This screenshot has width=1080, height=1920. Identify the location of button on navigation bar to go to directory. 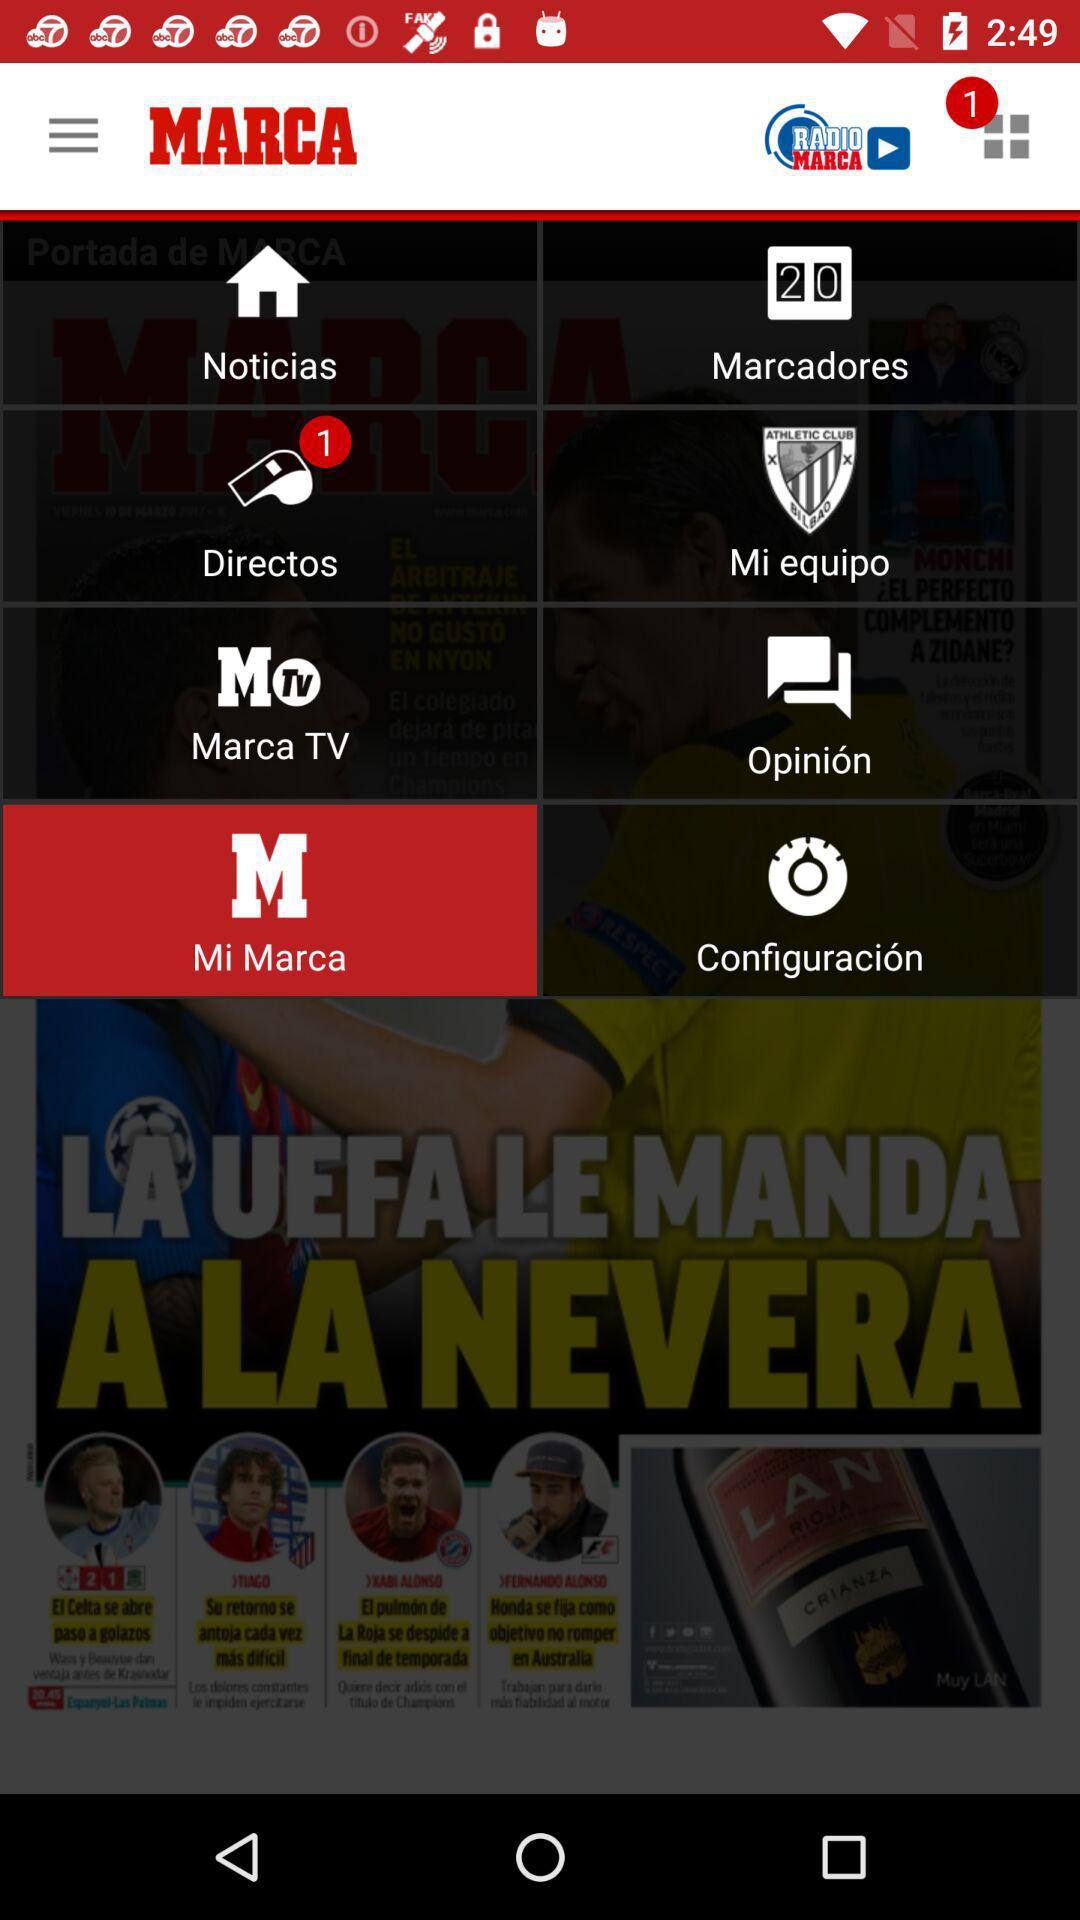
(270, 505).